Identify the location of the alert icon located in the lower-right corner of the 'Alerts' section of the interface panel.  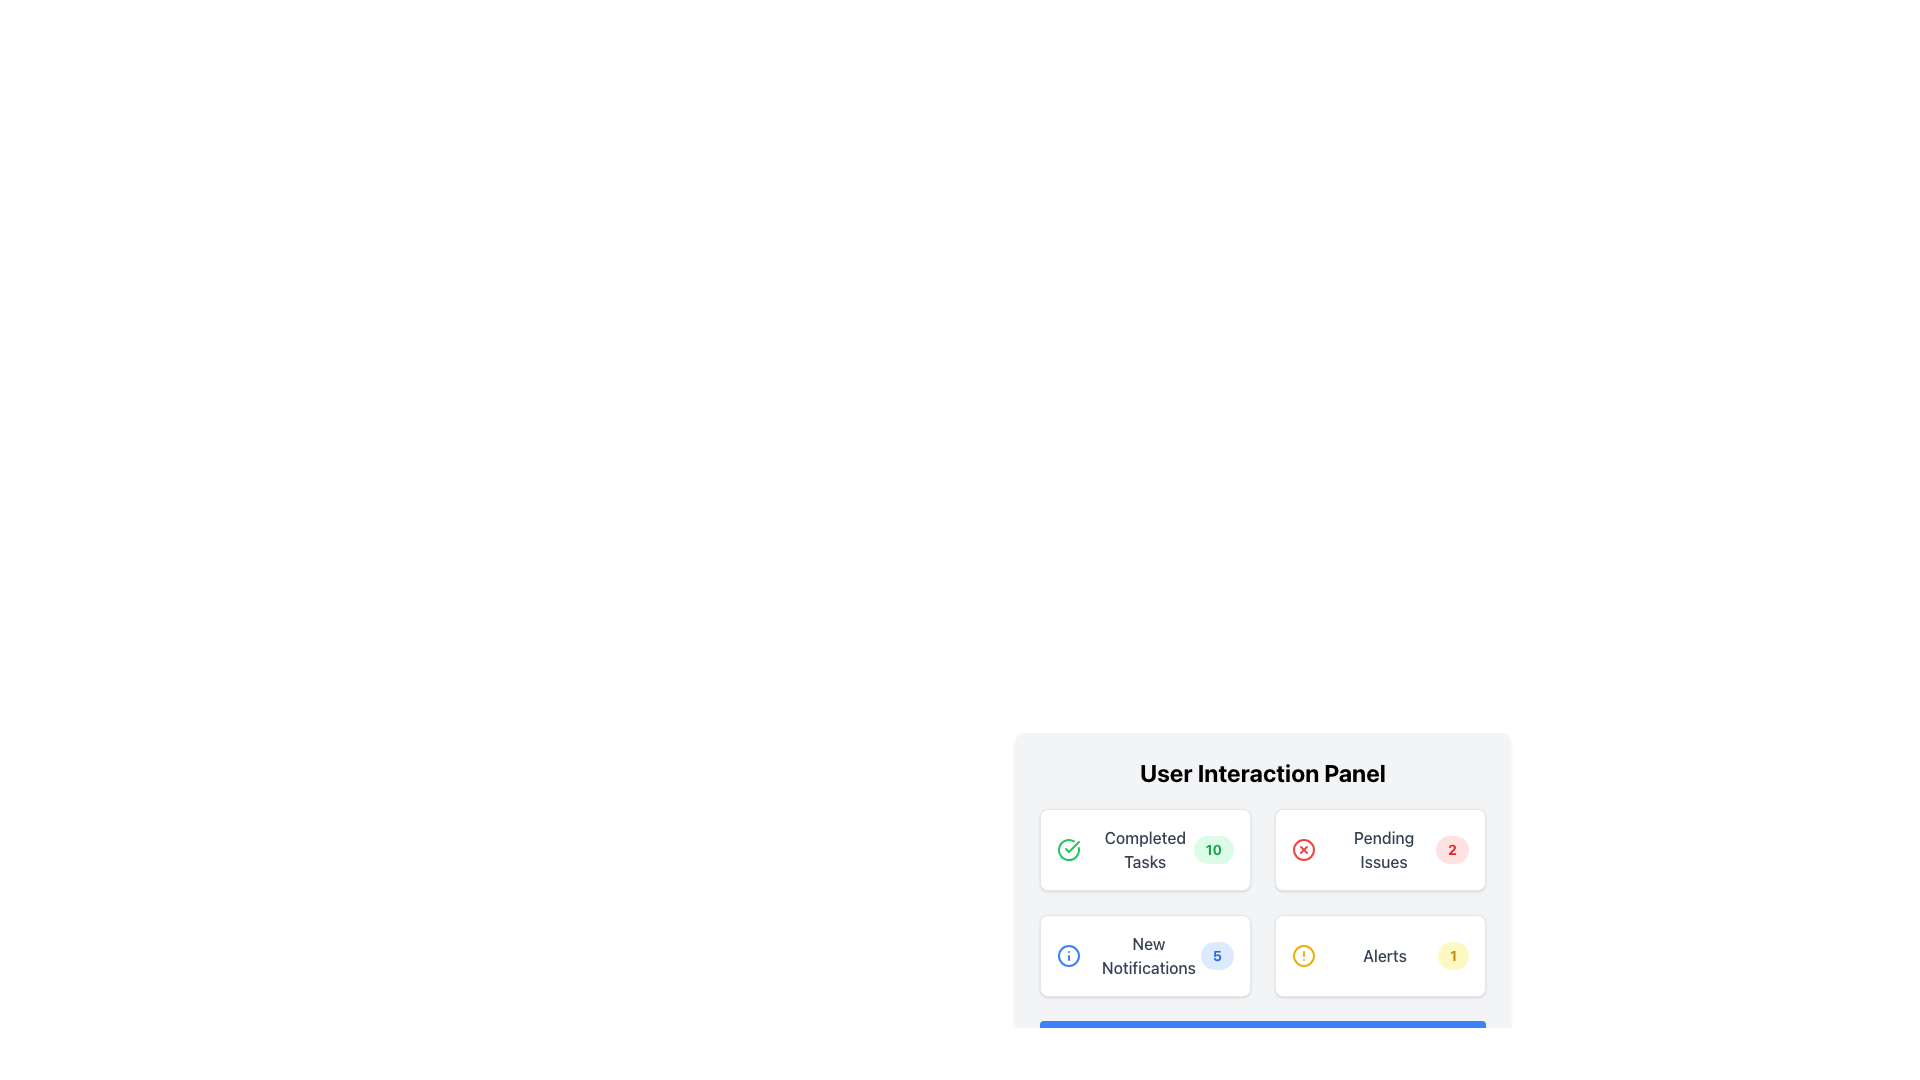
(1304, 955).